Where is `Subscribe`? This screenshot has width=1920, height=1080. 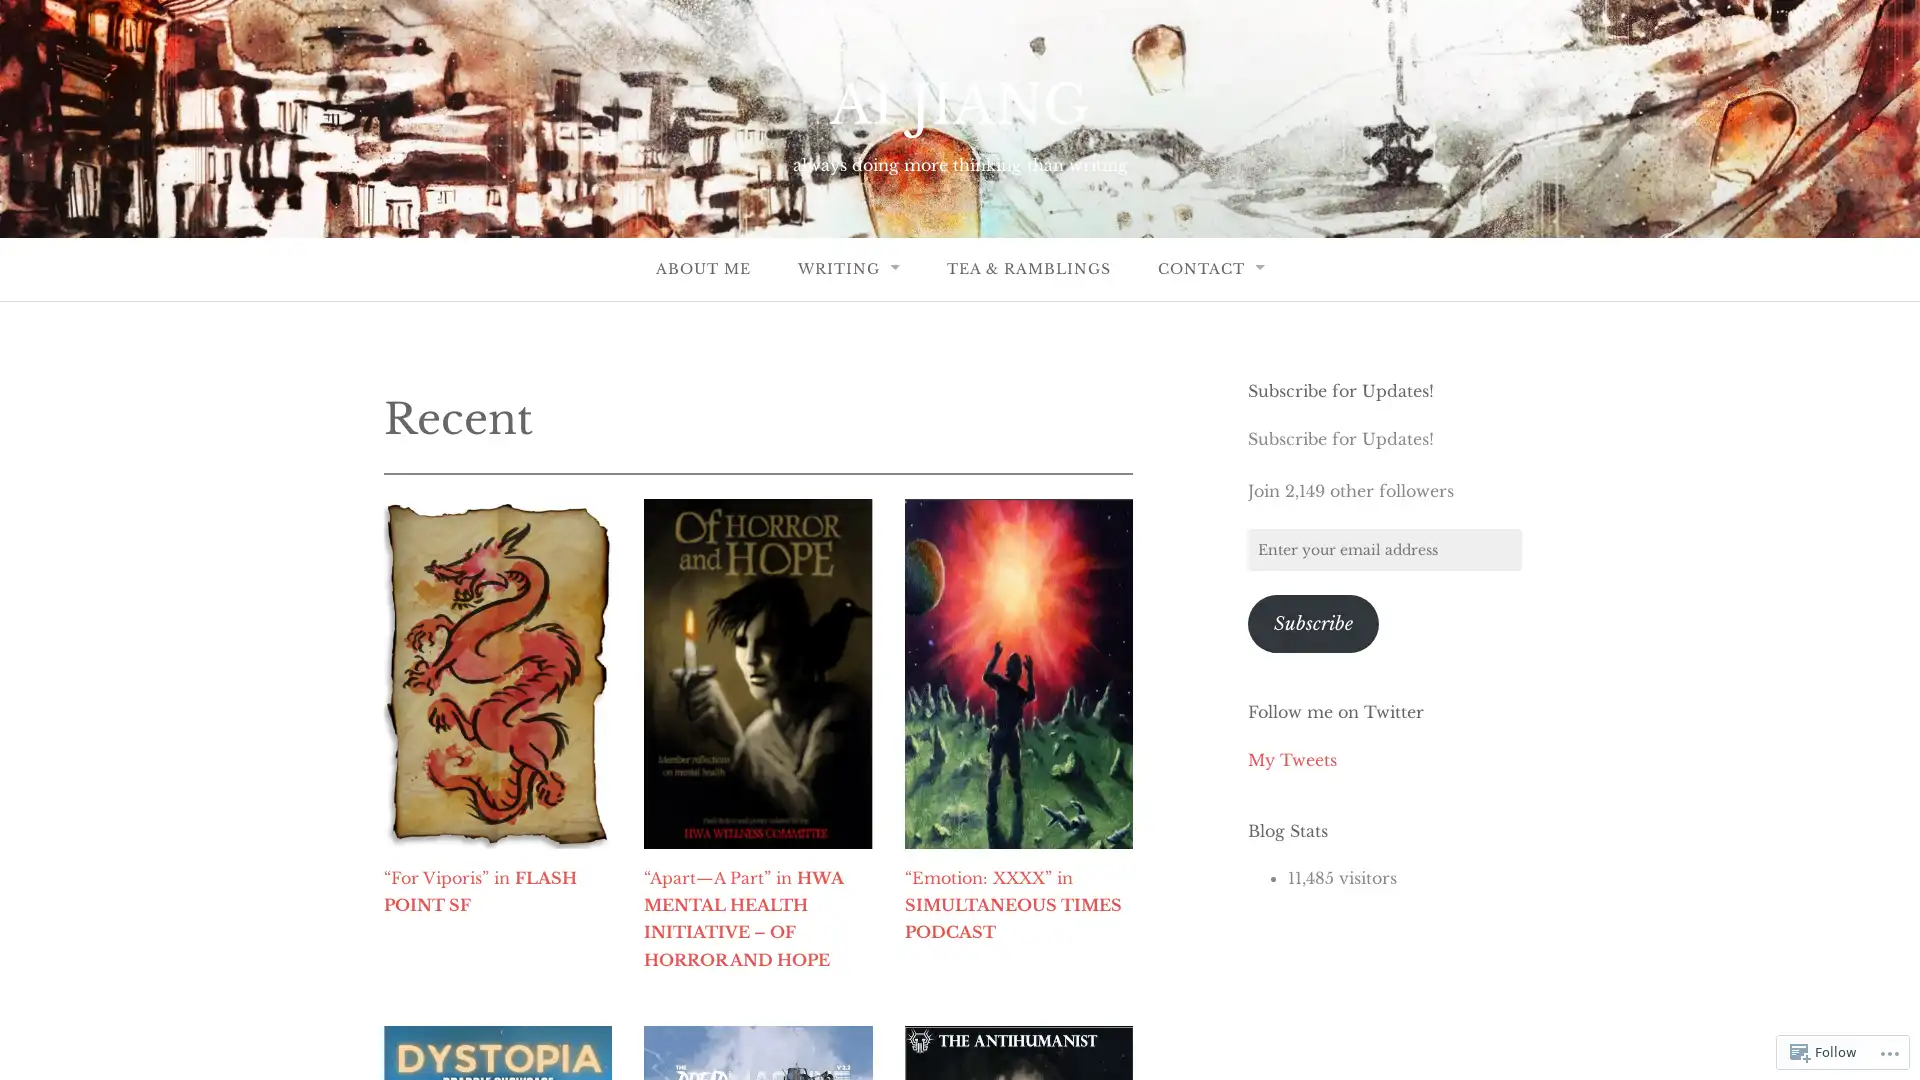
Subscribe is located at coordinates (1313, 622).